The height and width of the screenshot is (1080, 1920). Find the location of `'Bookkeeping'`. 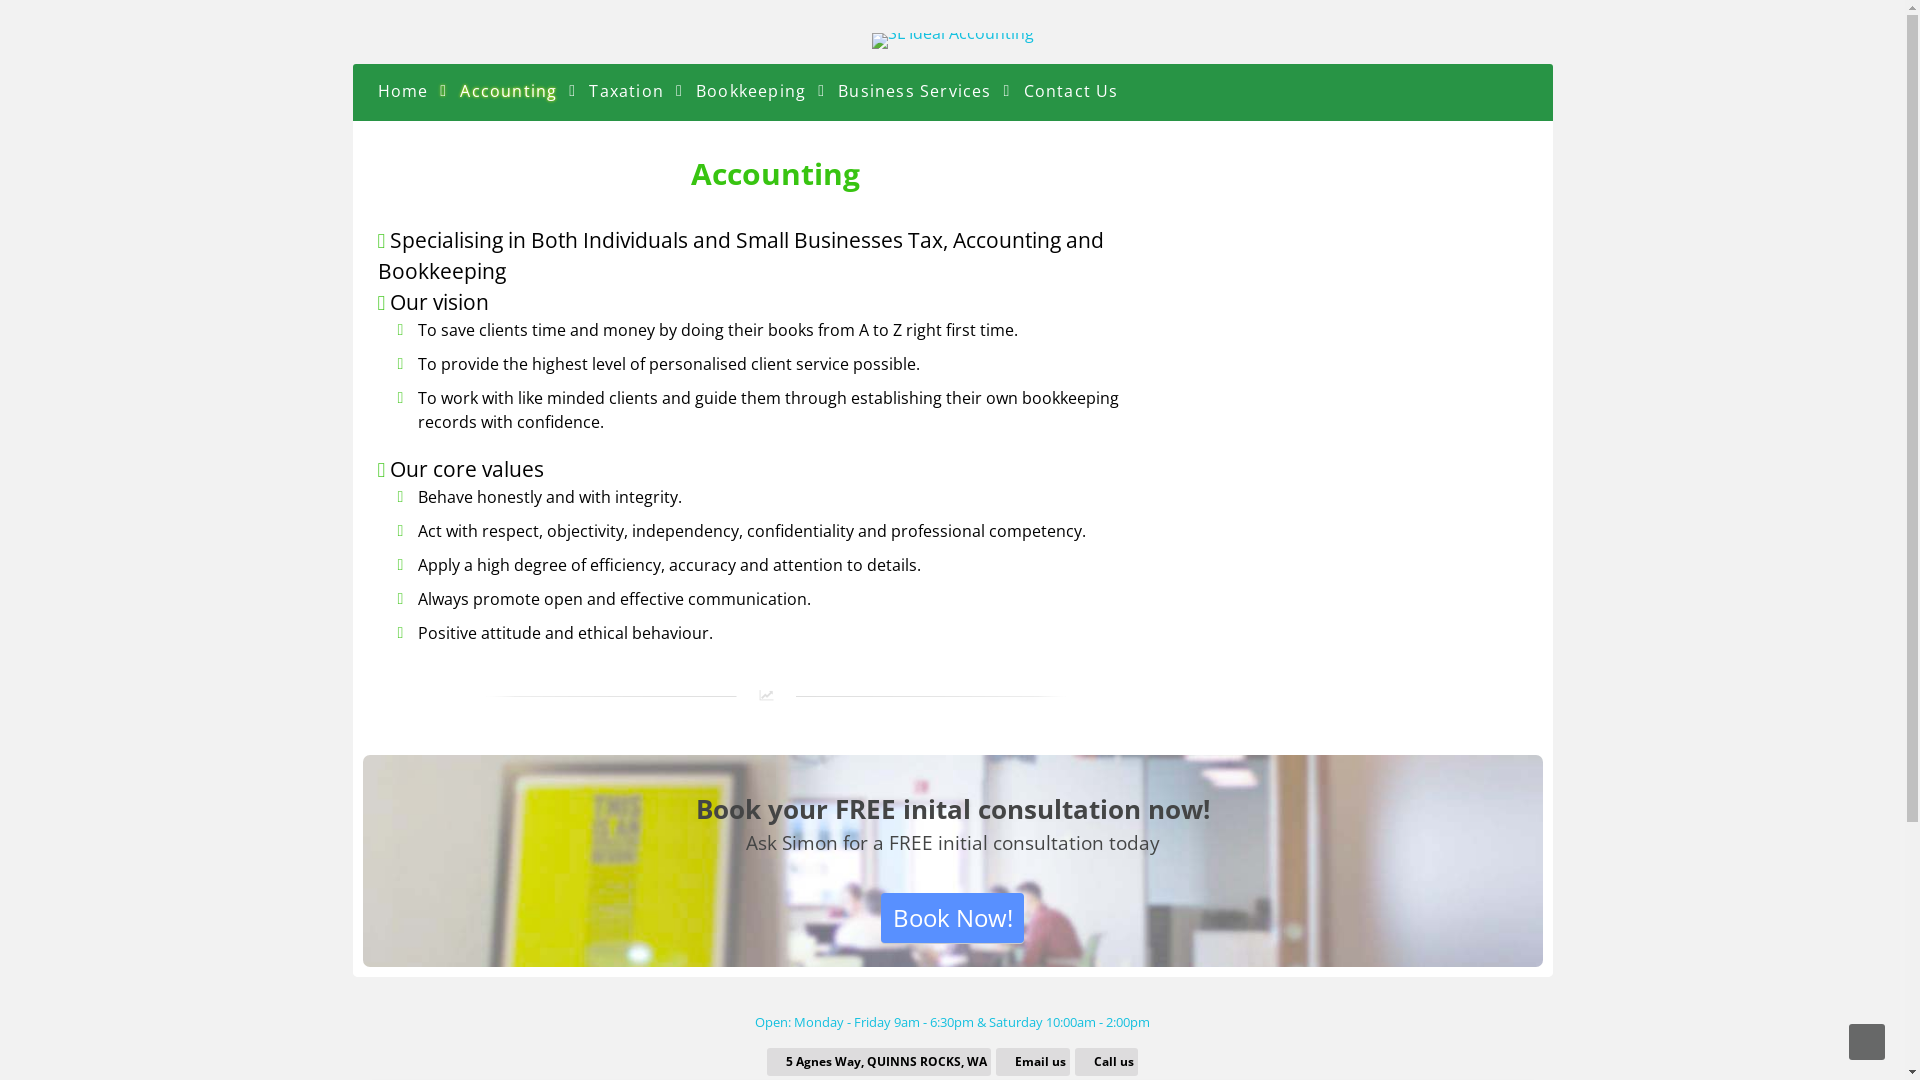

'Bookkeeping' is located at coordinates (749, 88).